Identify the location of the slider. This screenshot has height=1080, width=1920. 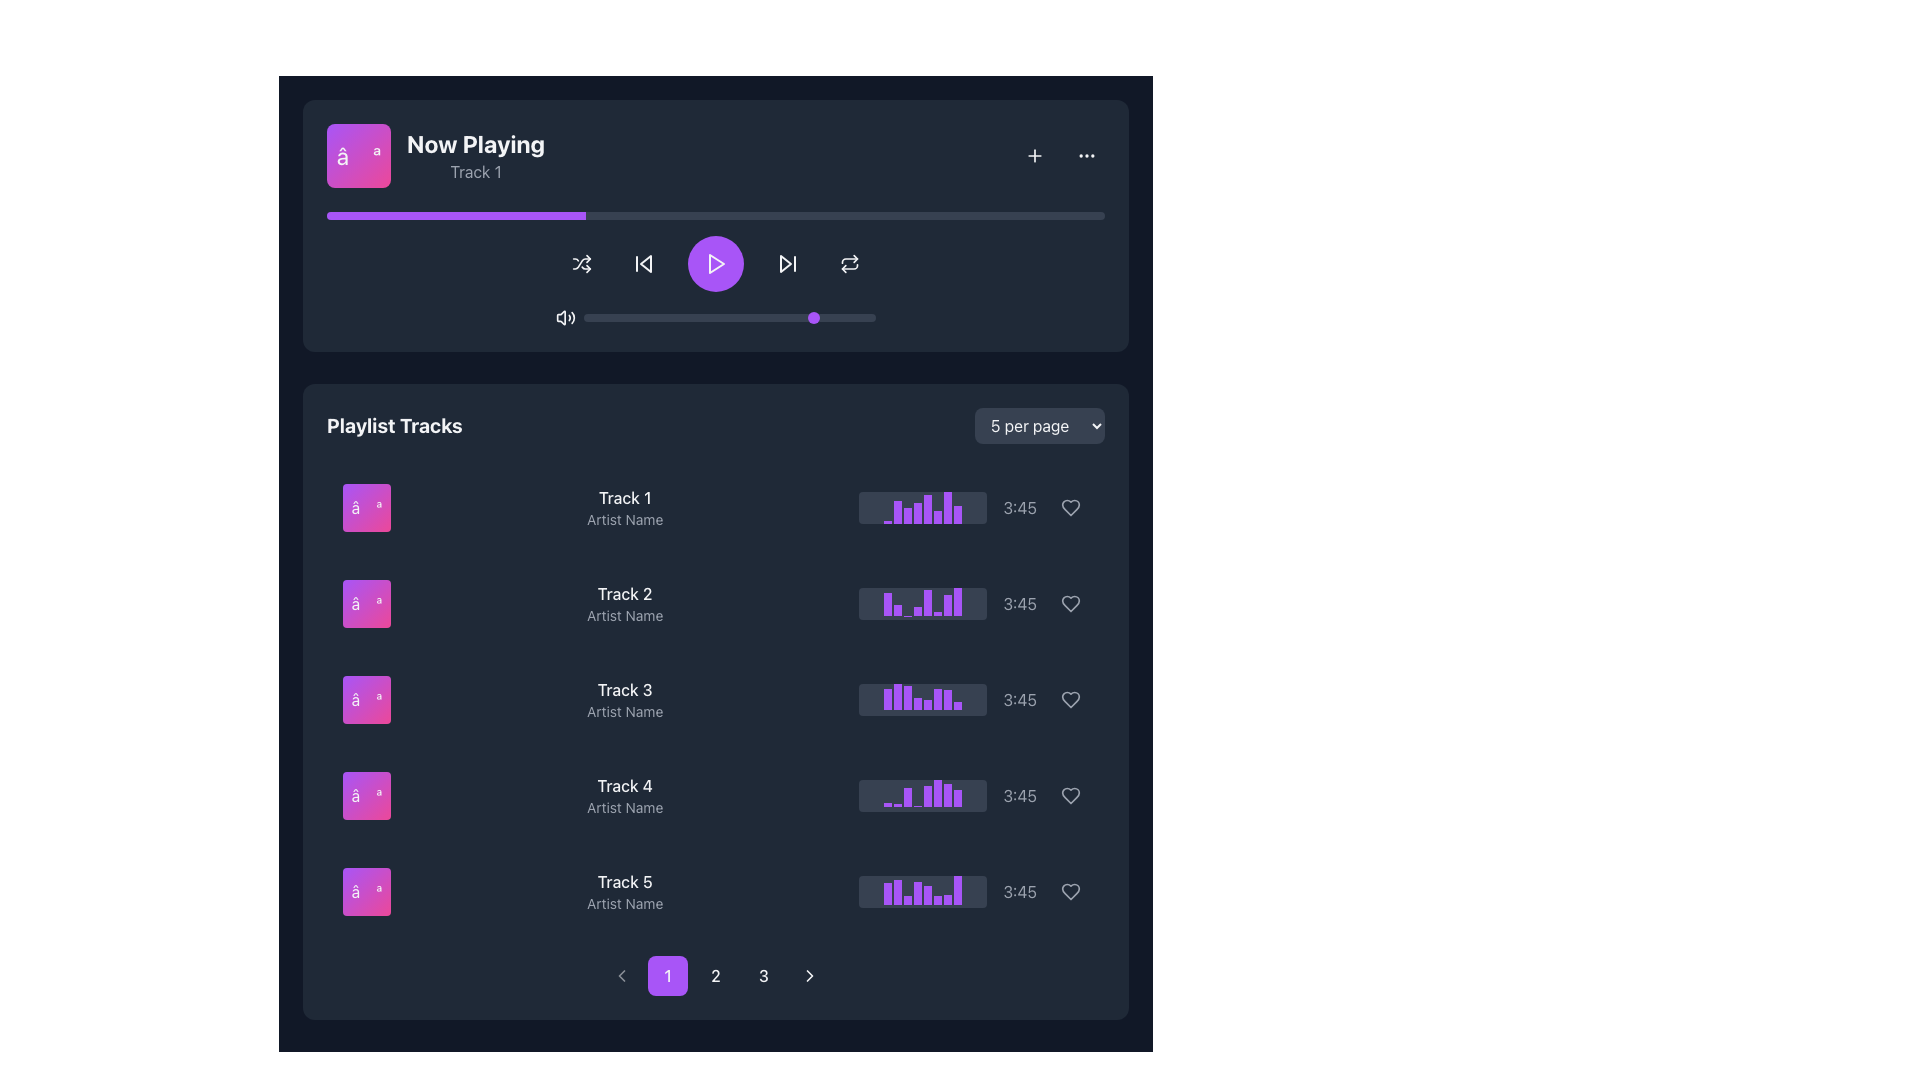
(709, 316).